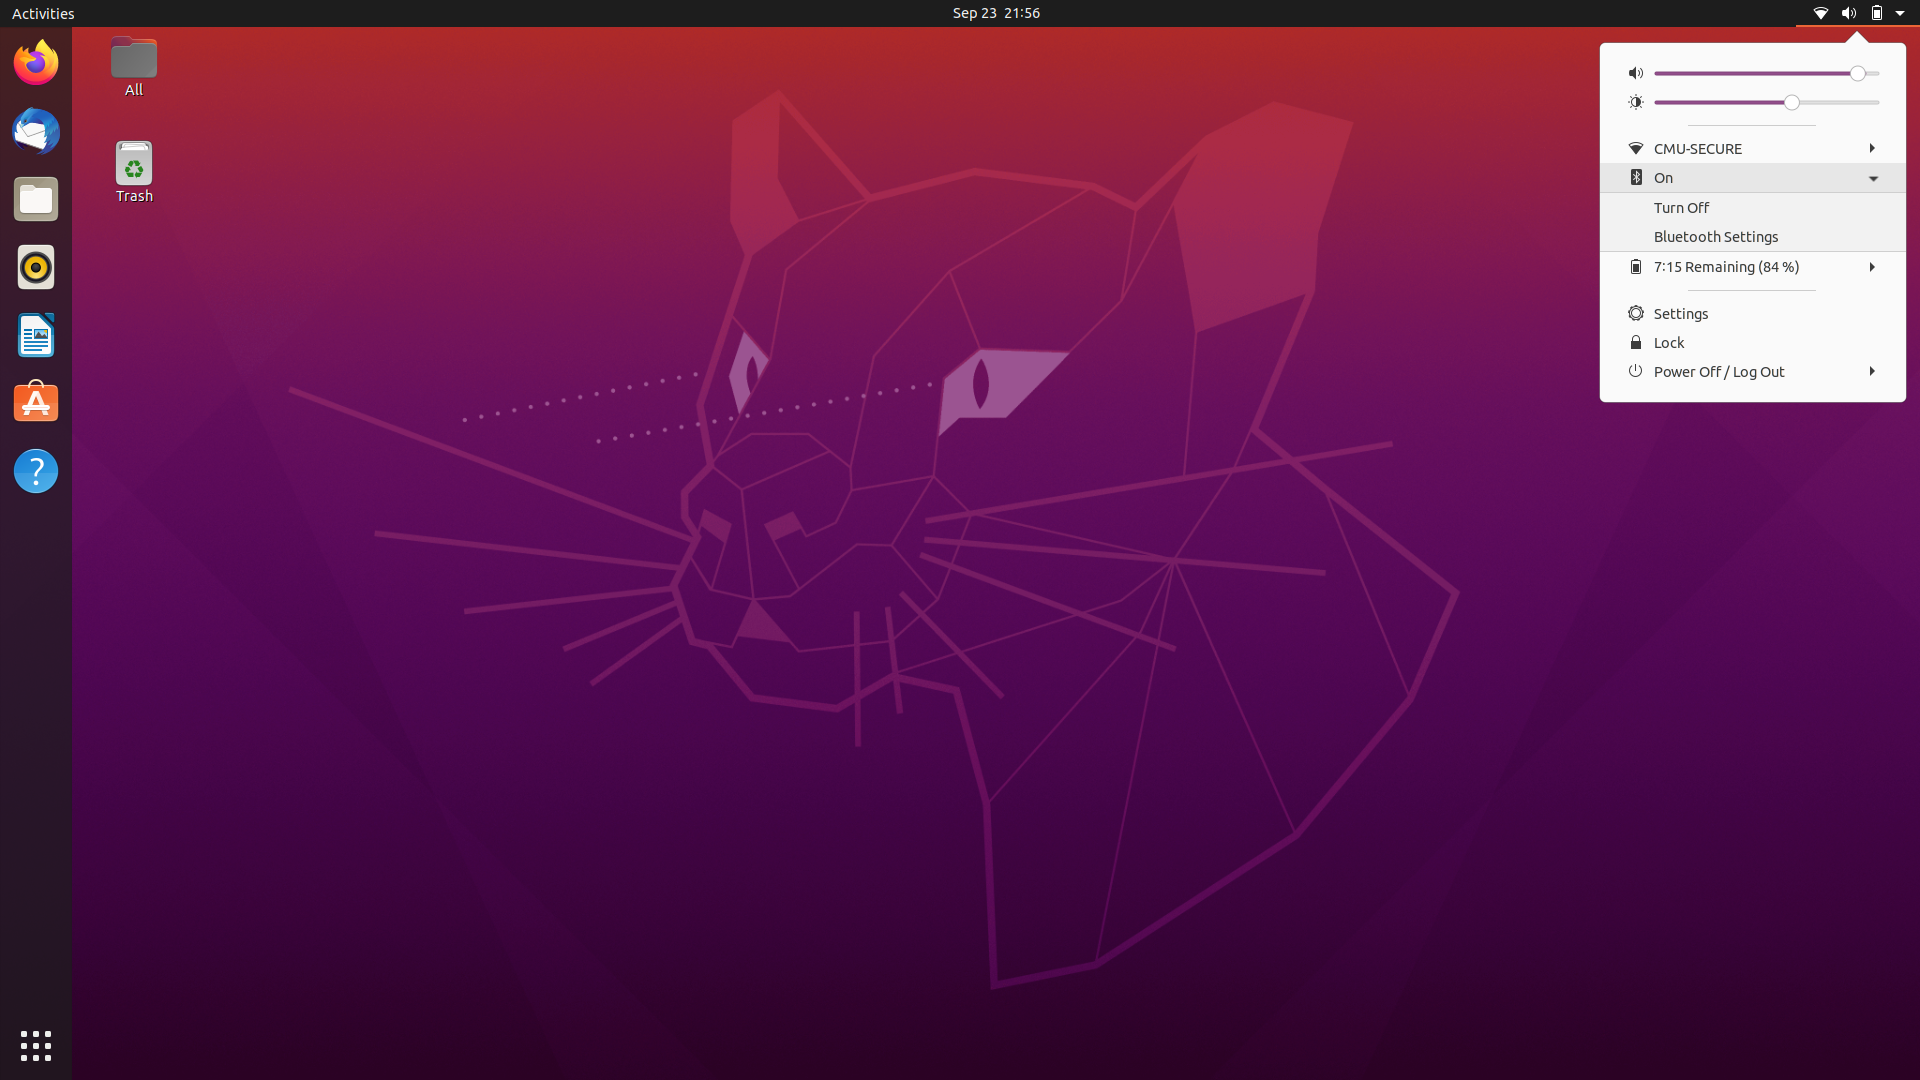  What do you see at coordinates (35, 403) in the screenshot?
I see `program Text Editor` at bounding box center [35, 403].